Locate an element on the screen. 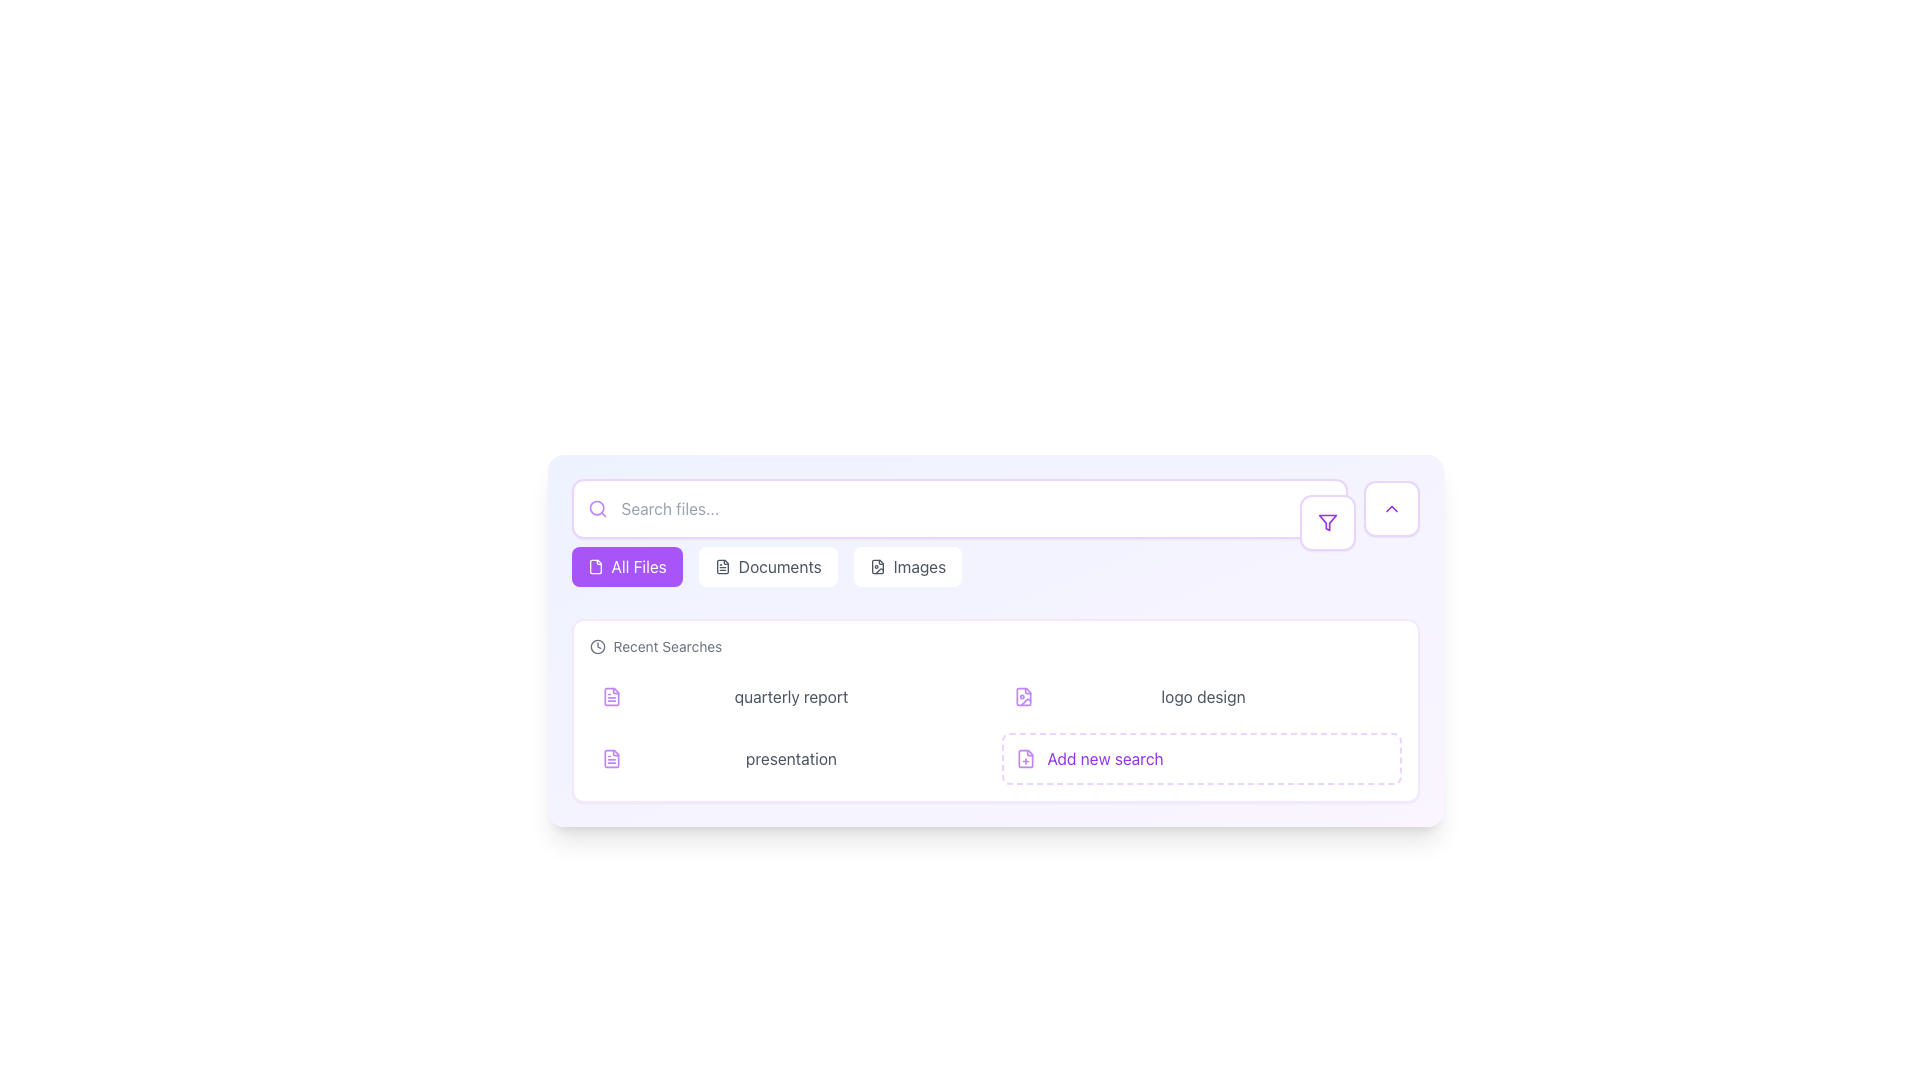 This screenshot has width=1920, height=1080. the document icon representing the 'presentation' file located in the recent search entry under the 'All Files' section is located at coordinates (610, 759).